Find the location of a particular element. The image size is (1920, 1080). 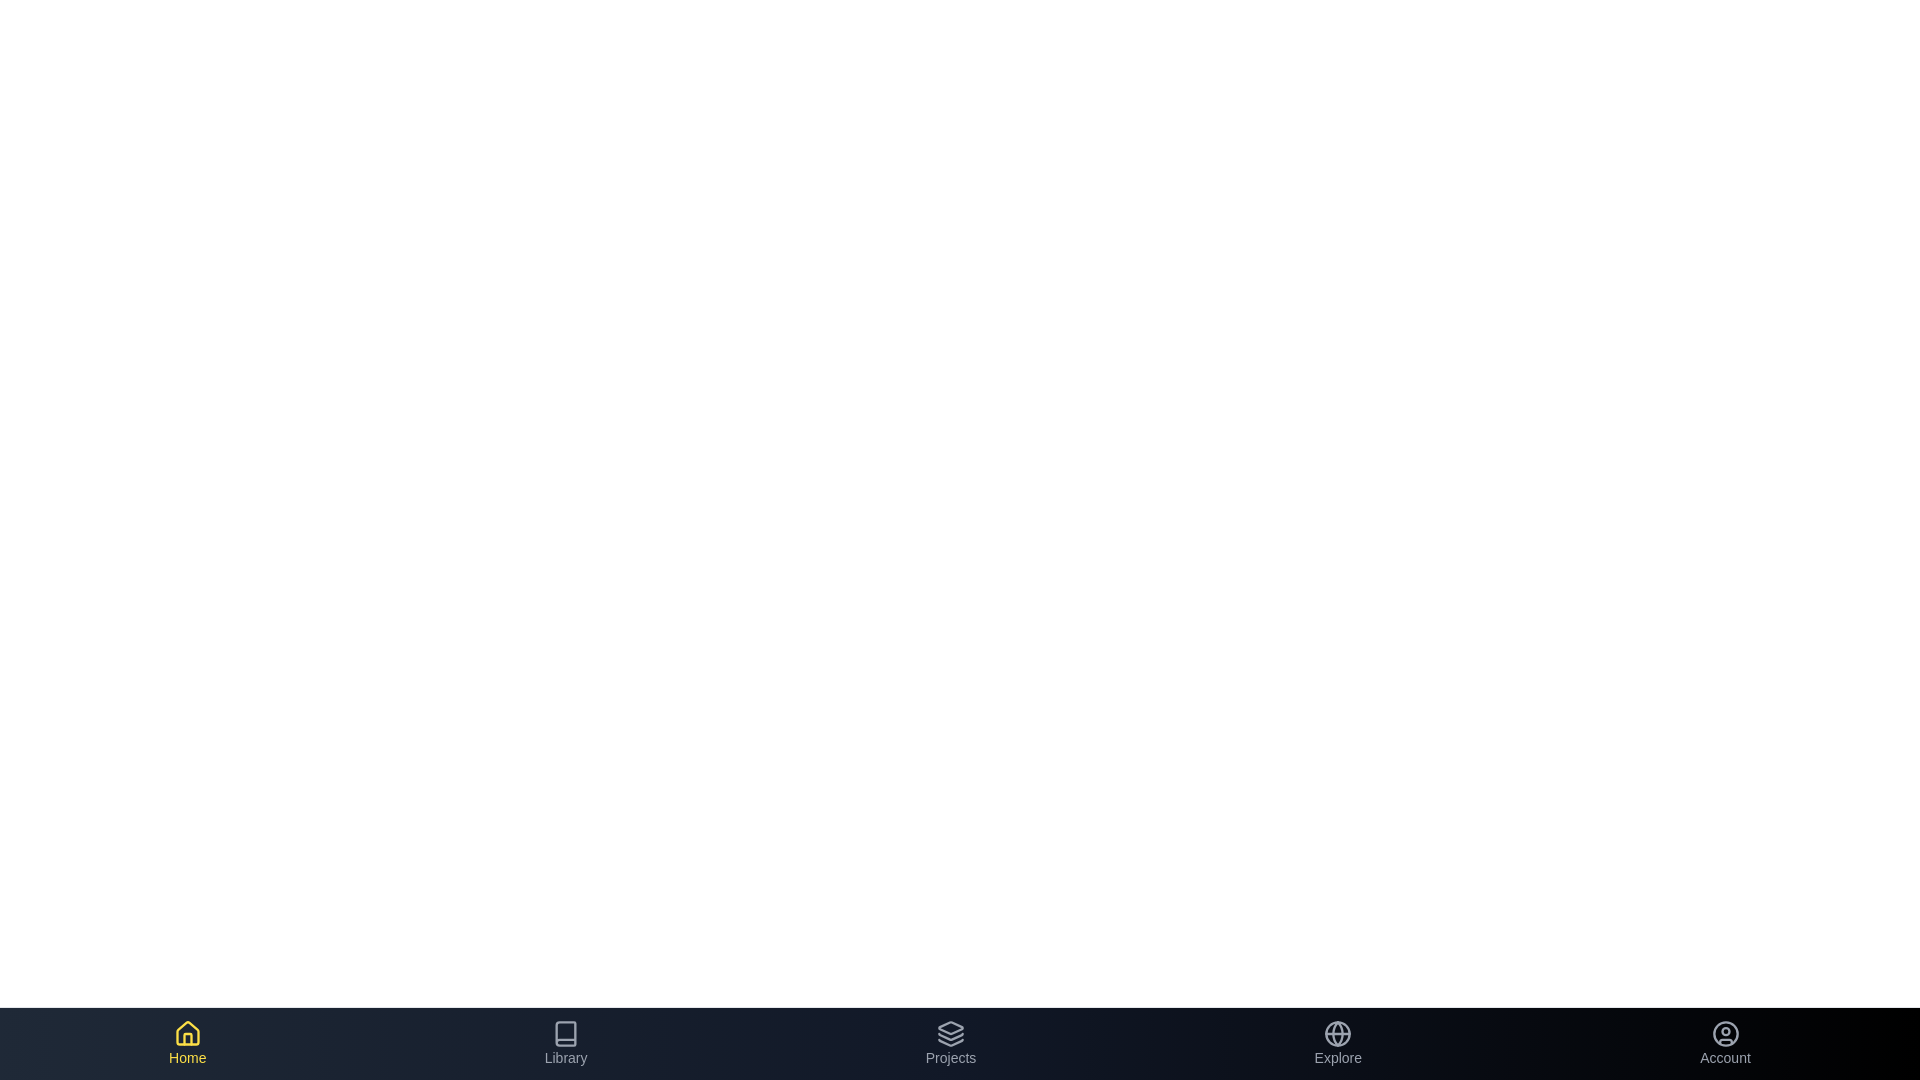

the Library tab to see the hover effect is located at coordinates (565, 1043).